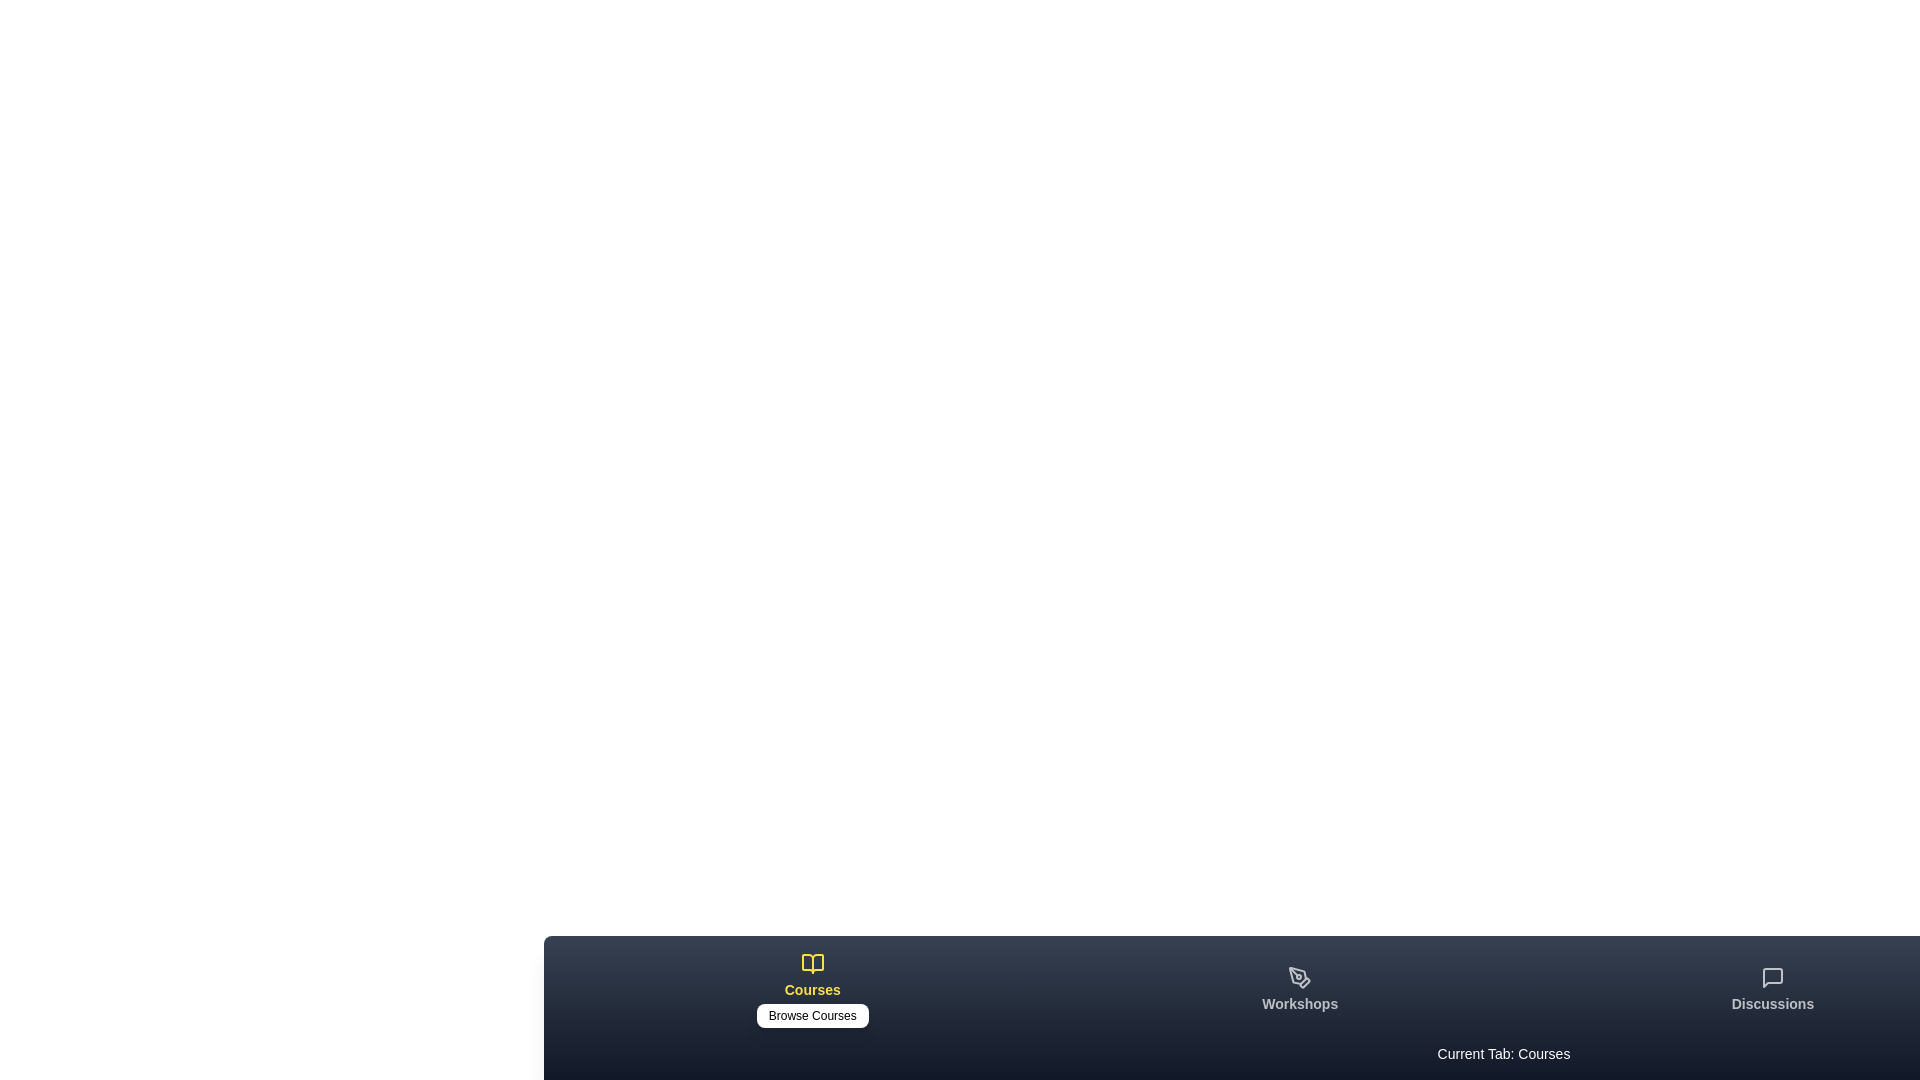 This screenshot has height=1080, width=1920. Describe the element at coordinates (1300, 990) in the screenshot. I see `the tab corresponding to Workshops to display its details in the 'Current Tab' section` at that location.